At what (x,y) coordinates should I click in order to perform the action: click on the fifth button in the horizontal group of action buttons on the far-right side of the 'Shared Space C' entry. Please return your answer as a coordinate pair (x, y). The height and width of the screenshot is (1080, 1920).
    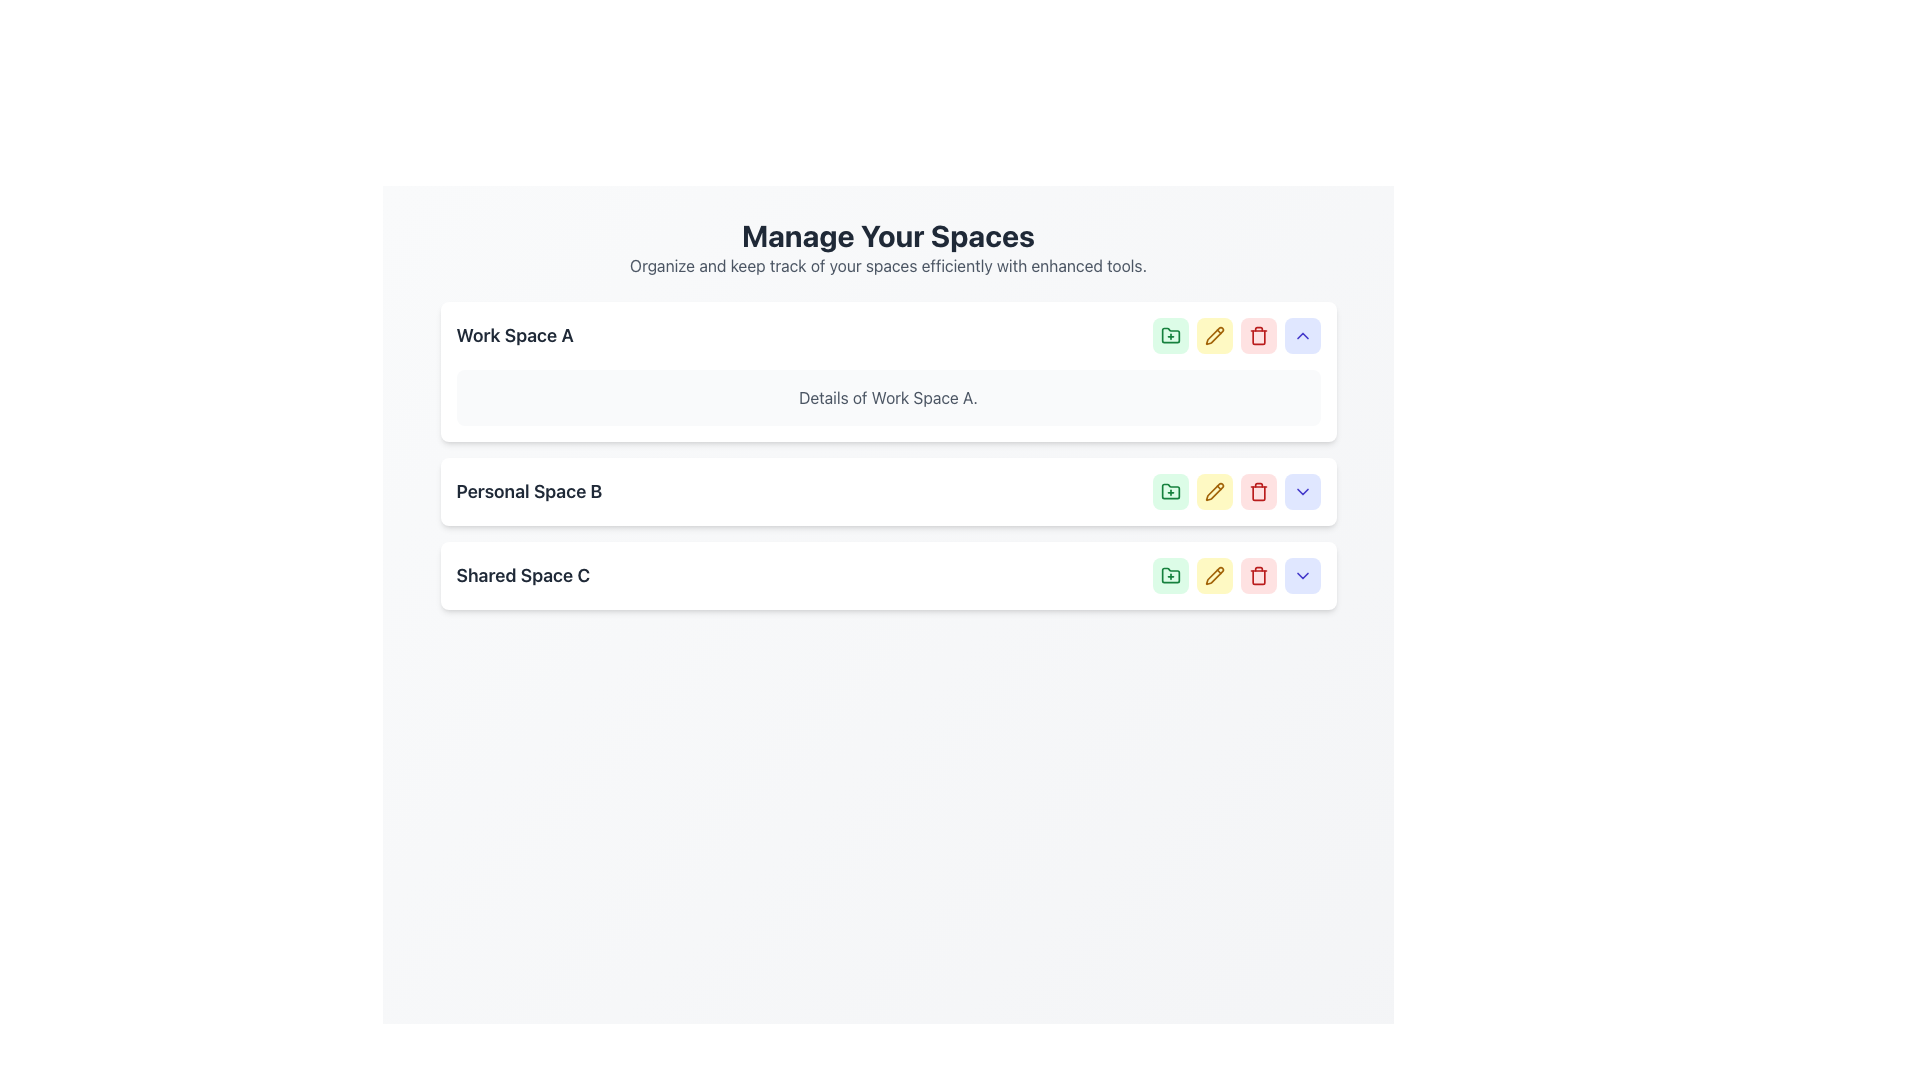
    Looking at the image, I should click on (1302, 575).